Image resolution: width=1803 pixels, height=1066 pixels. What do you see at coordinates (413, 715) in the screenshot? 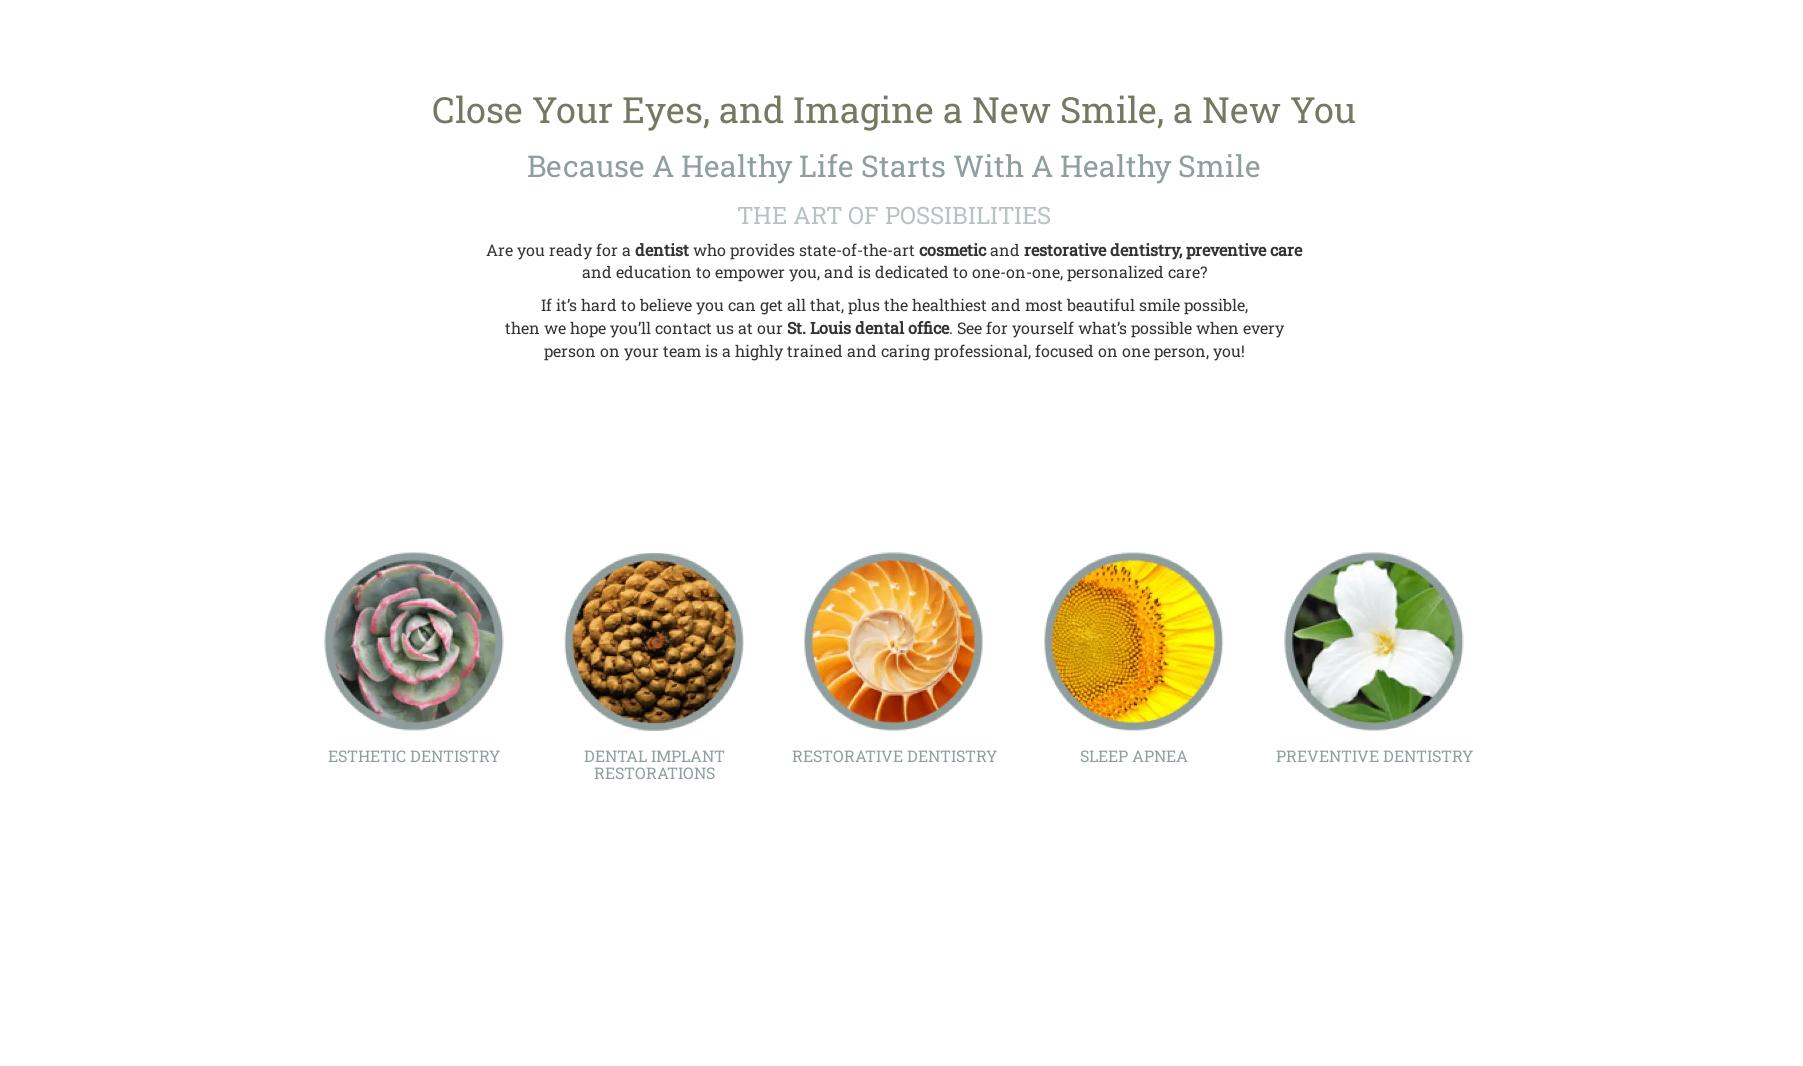
I see `'Your smile is one of the first things people notice about you, so
              you must have a smile that you’re proud to show off. Some people
              aren’t happy with how their teeth look, so they a...'` at bounding box center [413, 715].